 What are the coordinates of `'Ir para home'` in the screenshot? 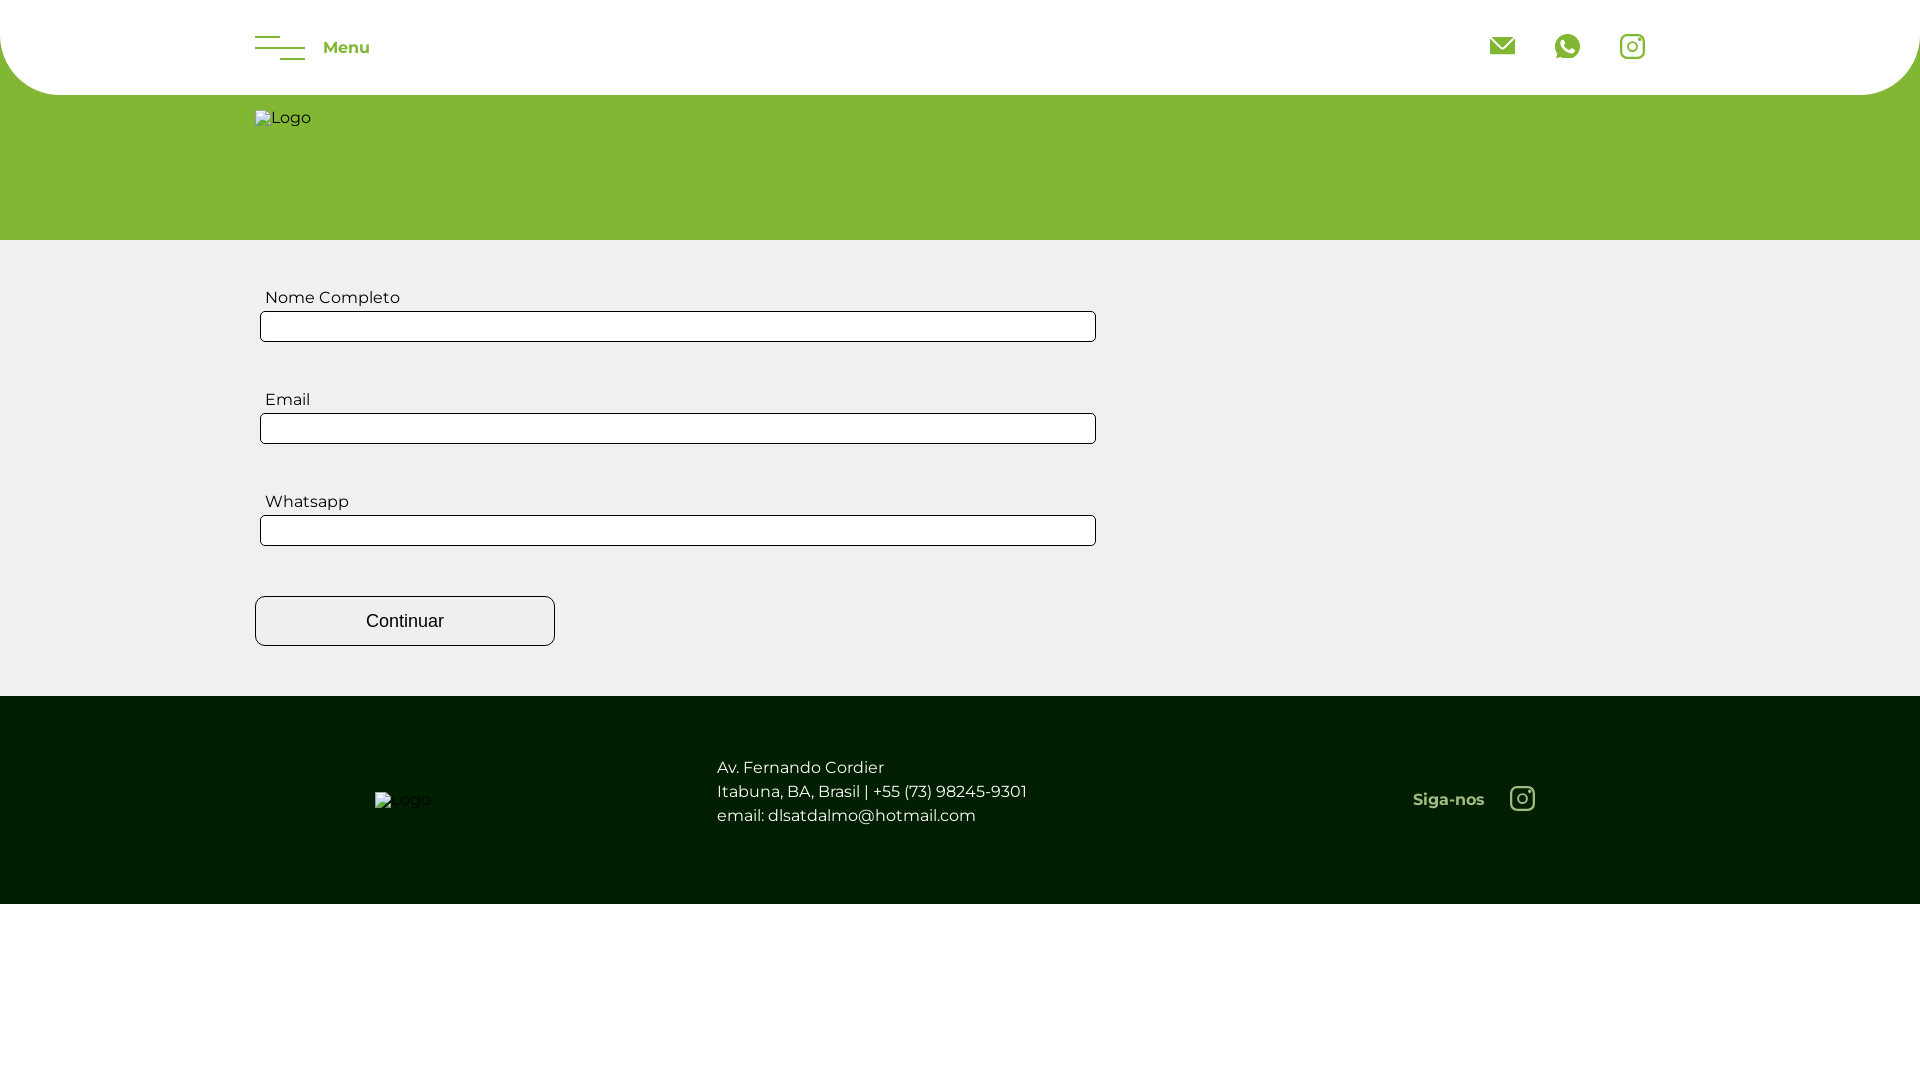 It's located at (402, 798).